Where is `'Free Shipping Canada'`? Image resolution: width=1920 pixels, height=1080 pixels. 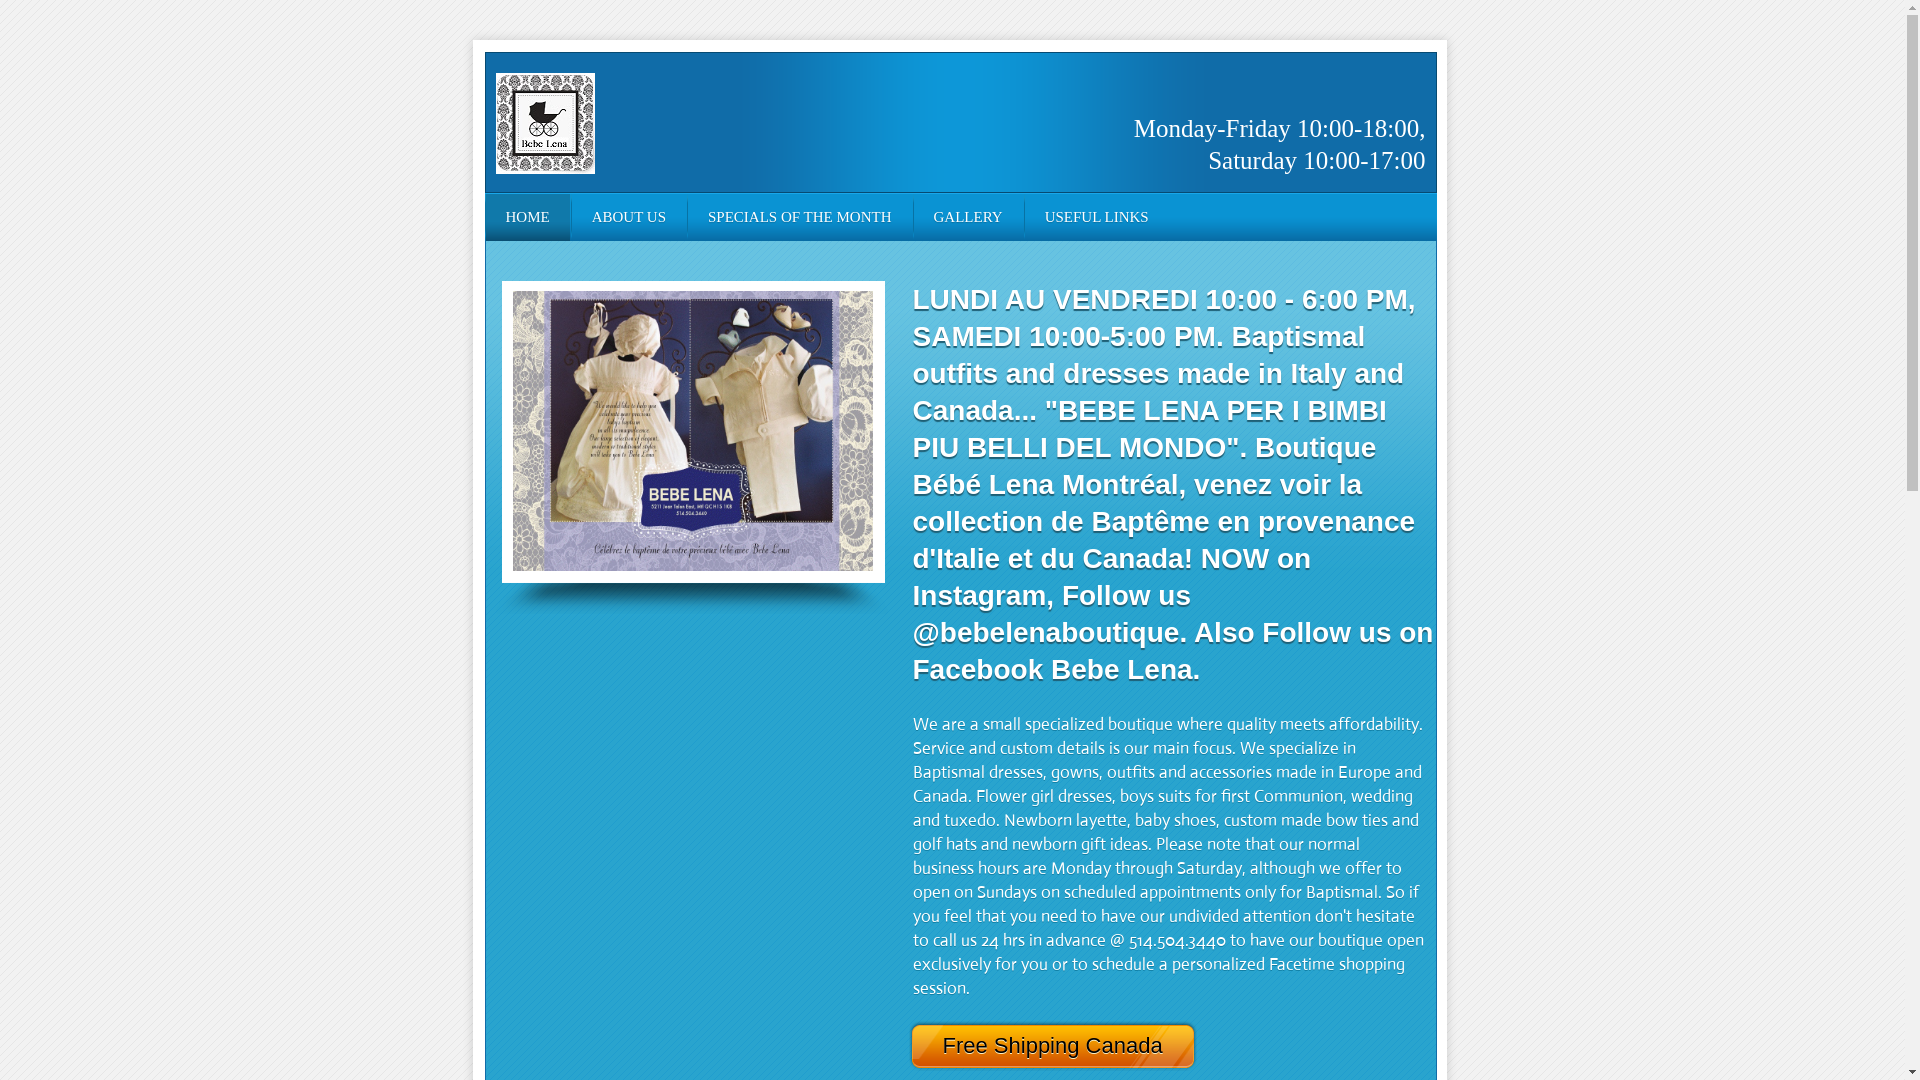
'Free Shipping Canada' is located at coordinates (1068, 1044).